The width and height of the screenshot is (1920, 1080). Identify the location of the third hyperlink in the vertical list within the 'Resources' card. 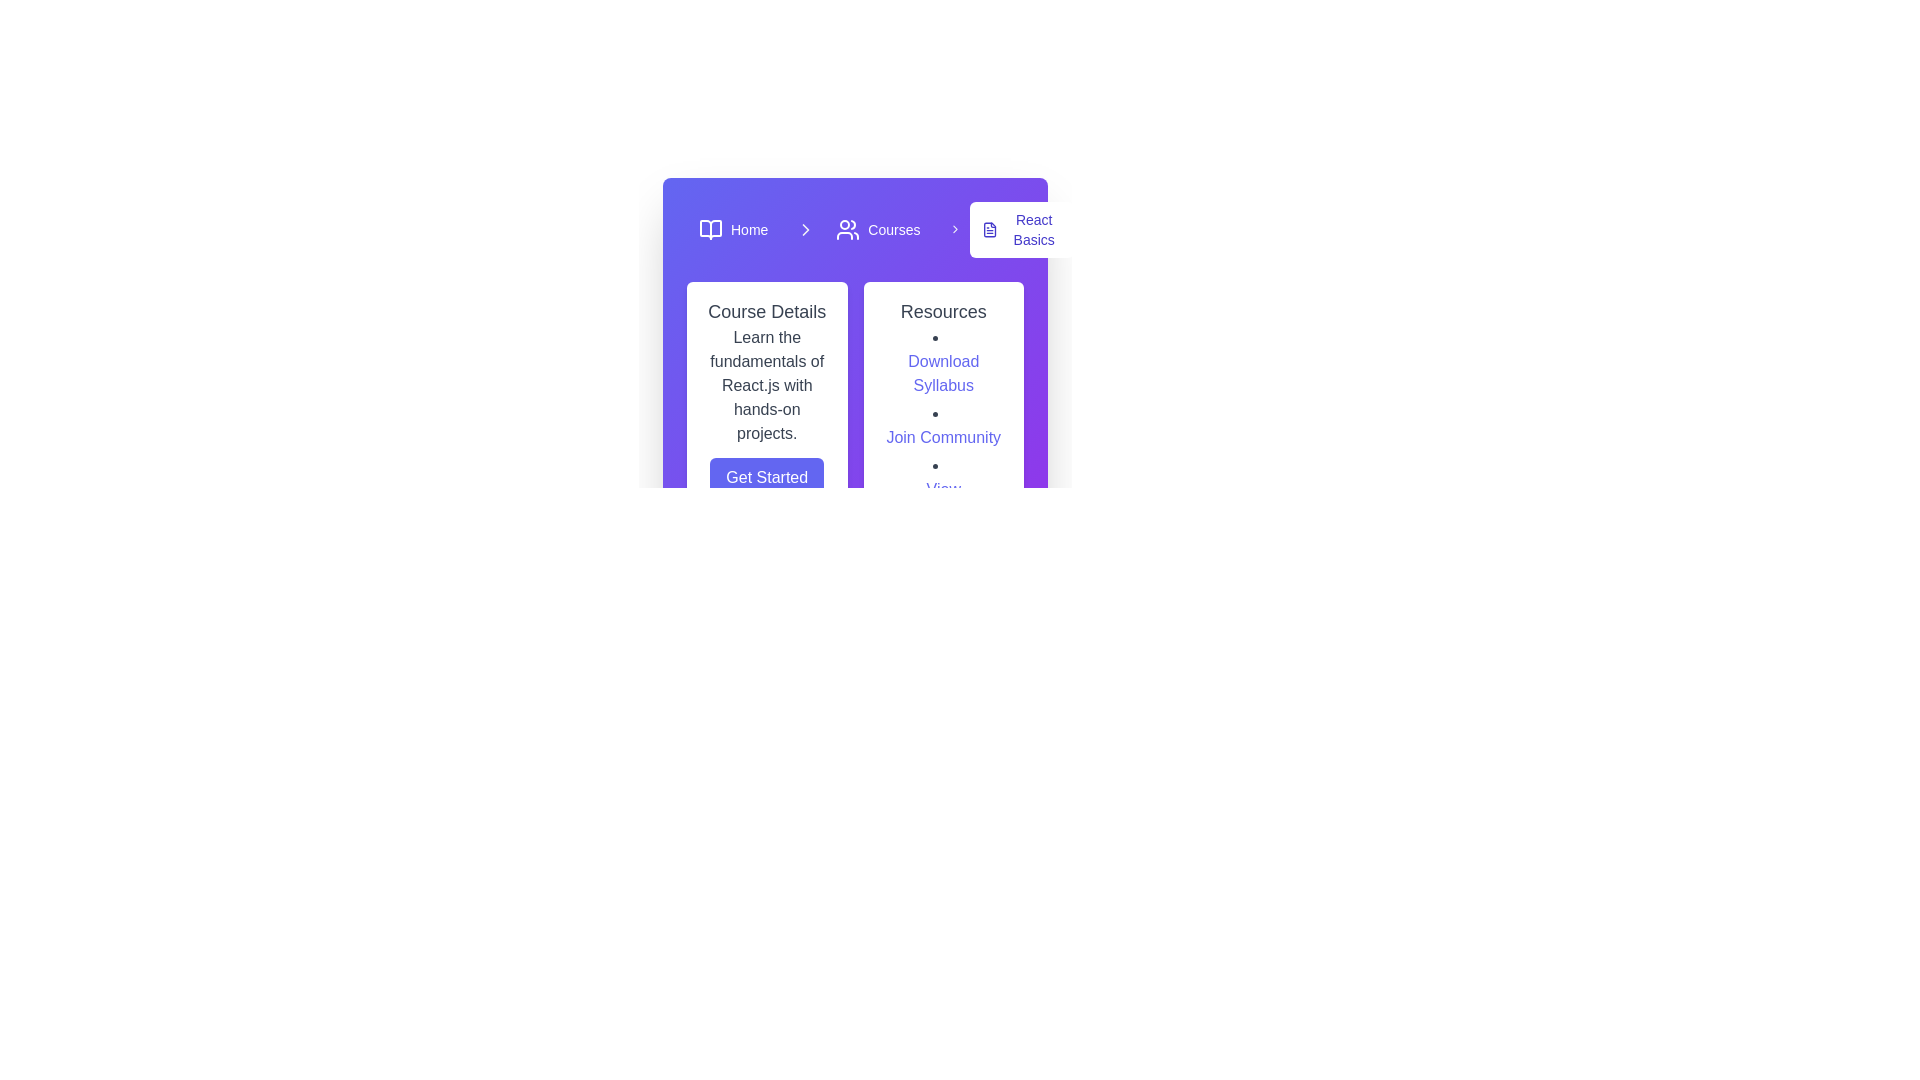
(942, 500).